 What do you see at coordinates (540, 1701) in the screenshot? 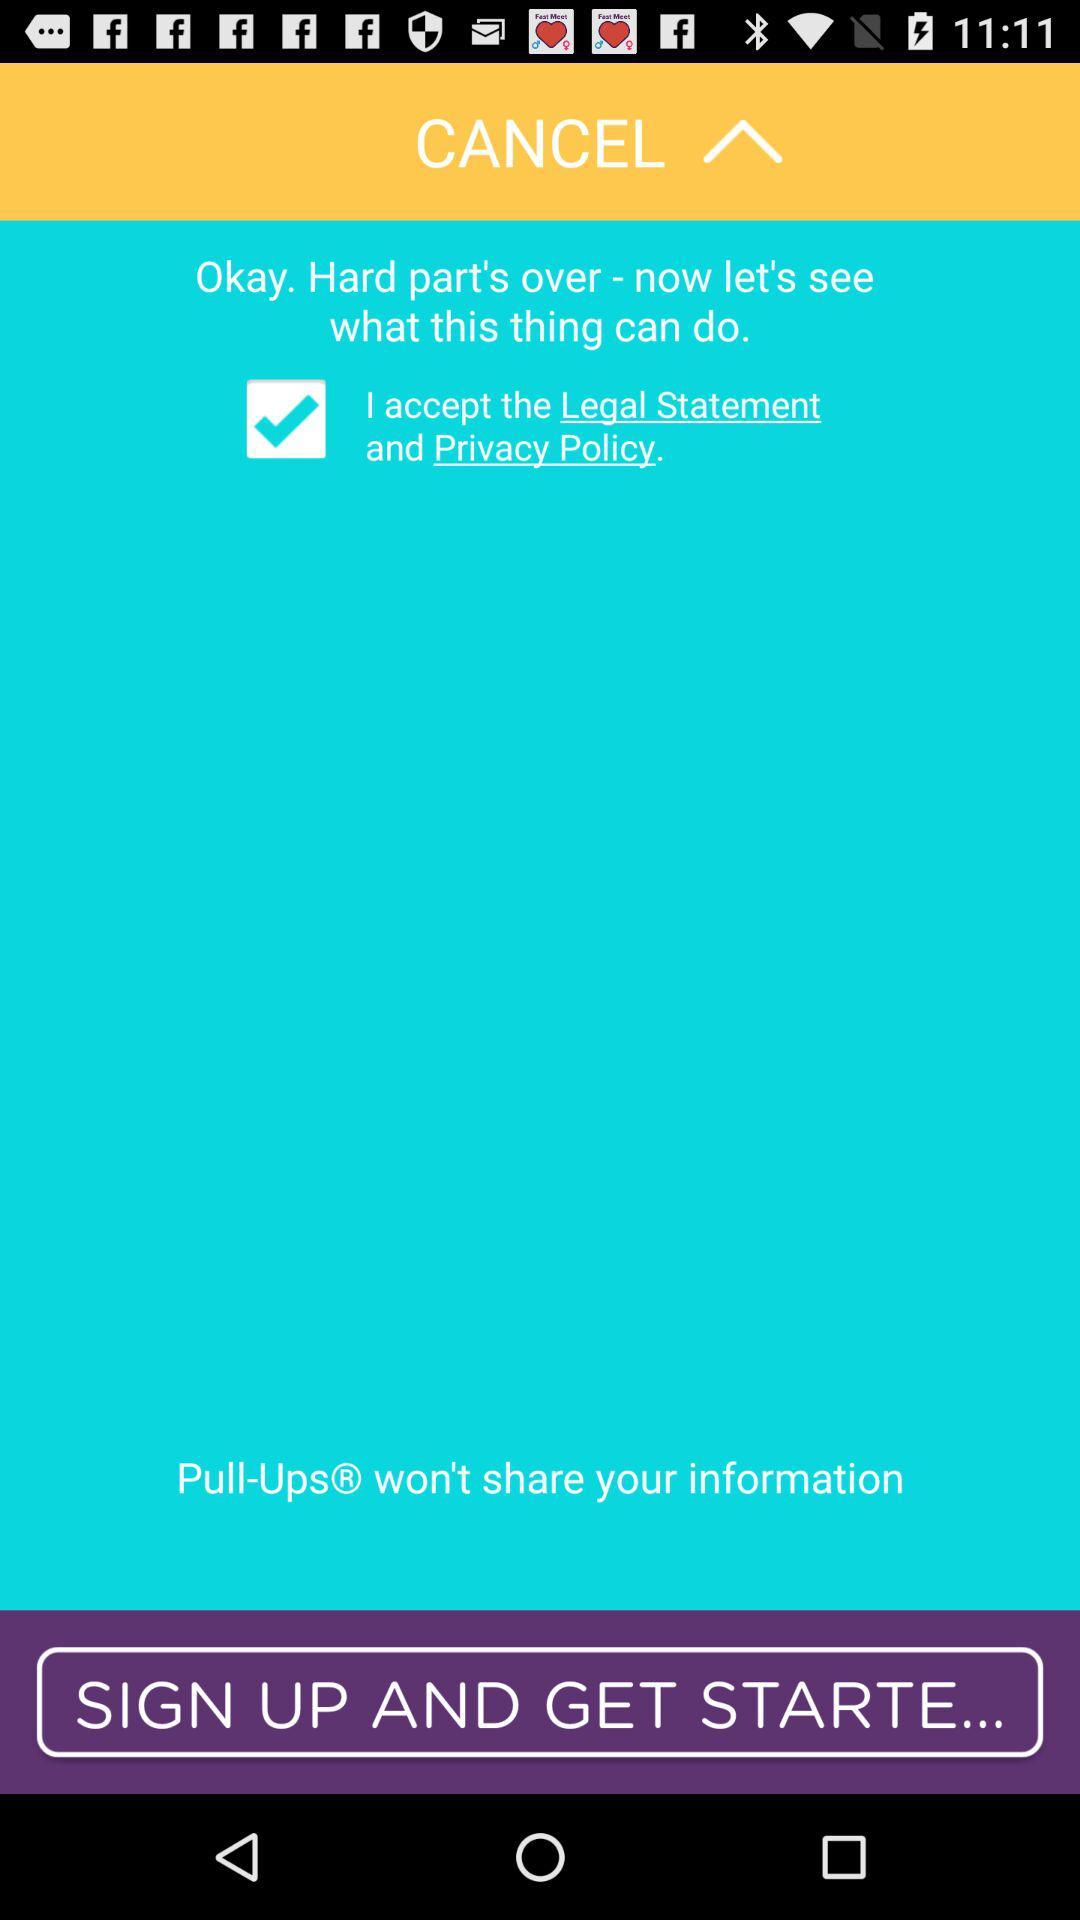
I see `sign up and item` at bounding box center [540, 1701].